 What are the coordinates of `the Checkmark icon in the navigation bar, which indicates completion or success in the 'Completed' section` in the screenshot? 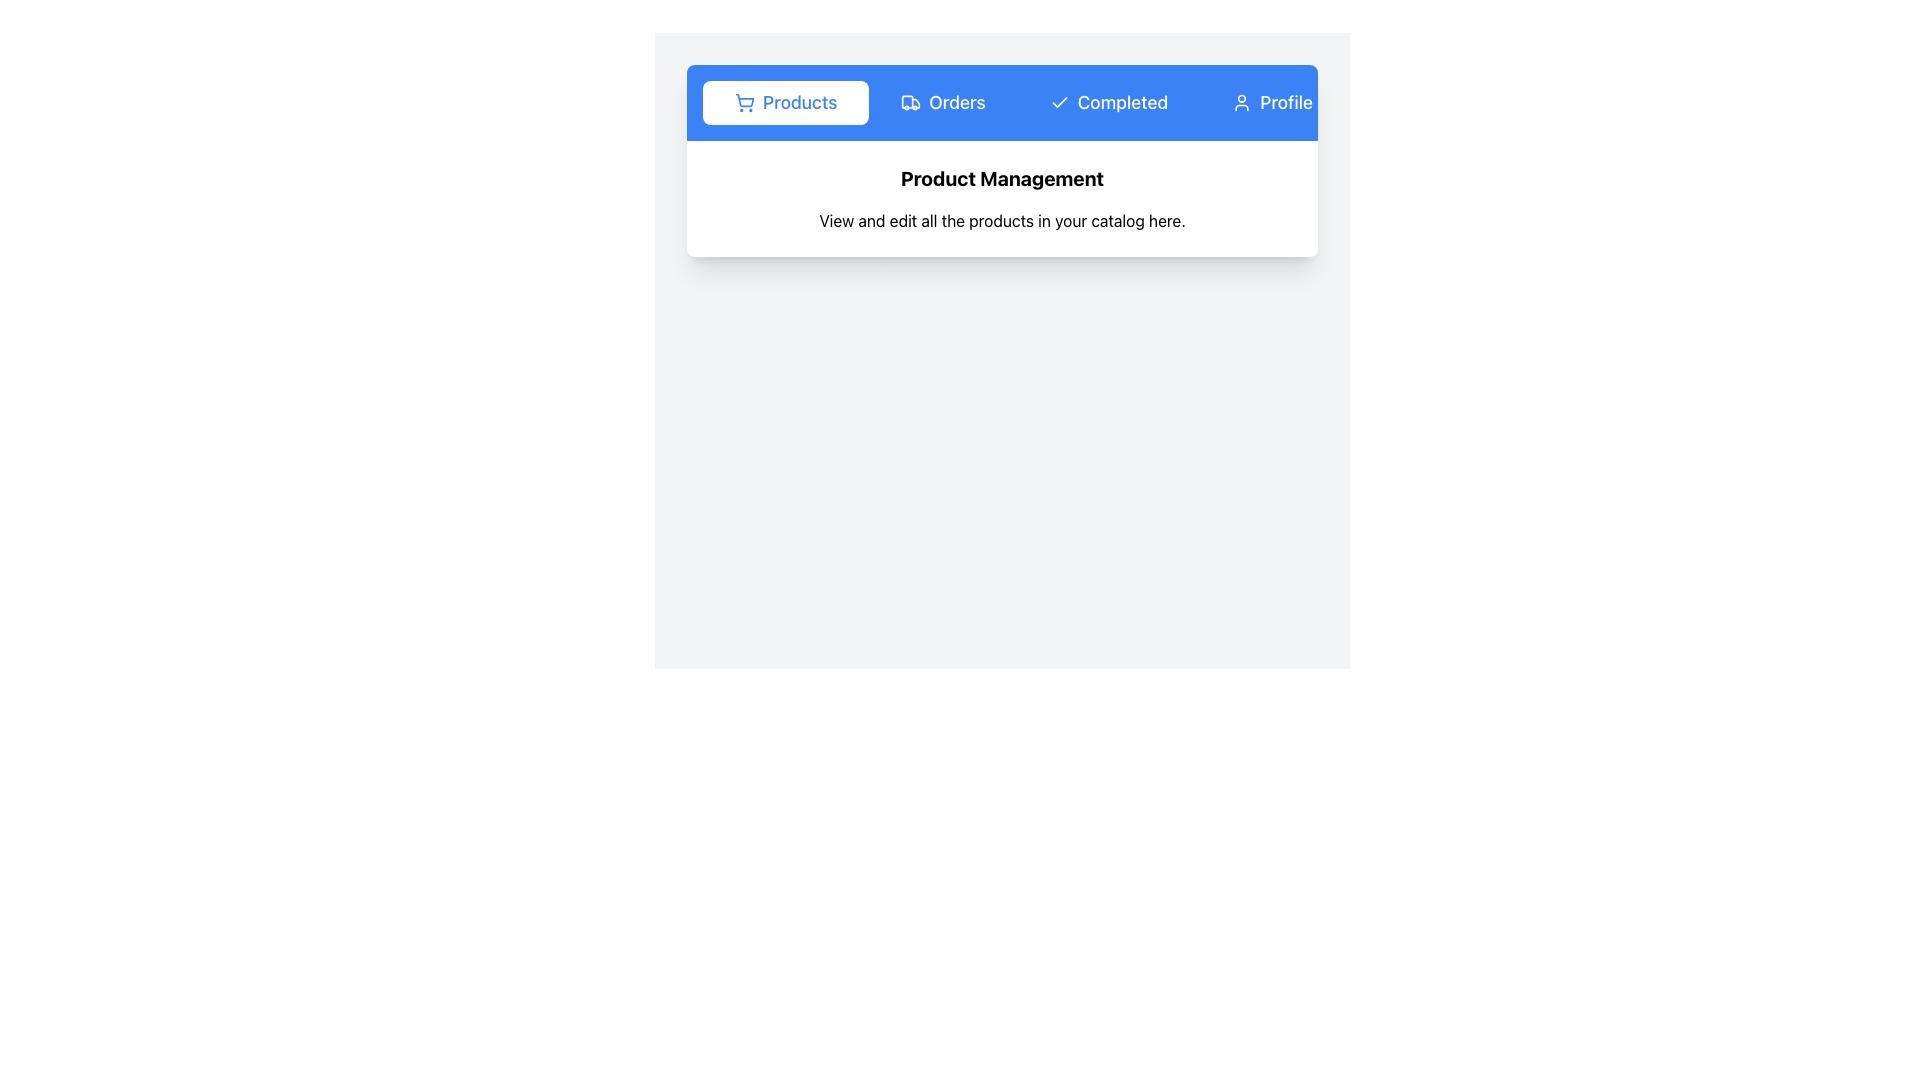 It's located at (1058, 102).